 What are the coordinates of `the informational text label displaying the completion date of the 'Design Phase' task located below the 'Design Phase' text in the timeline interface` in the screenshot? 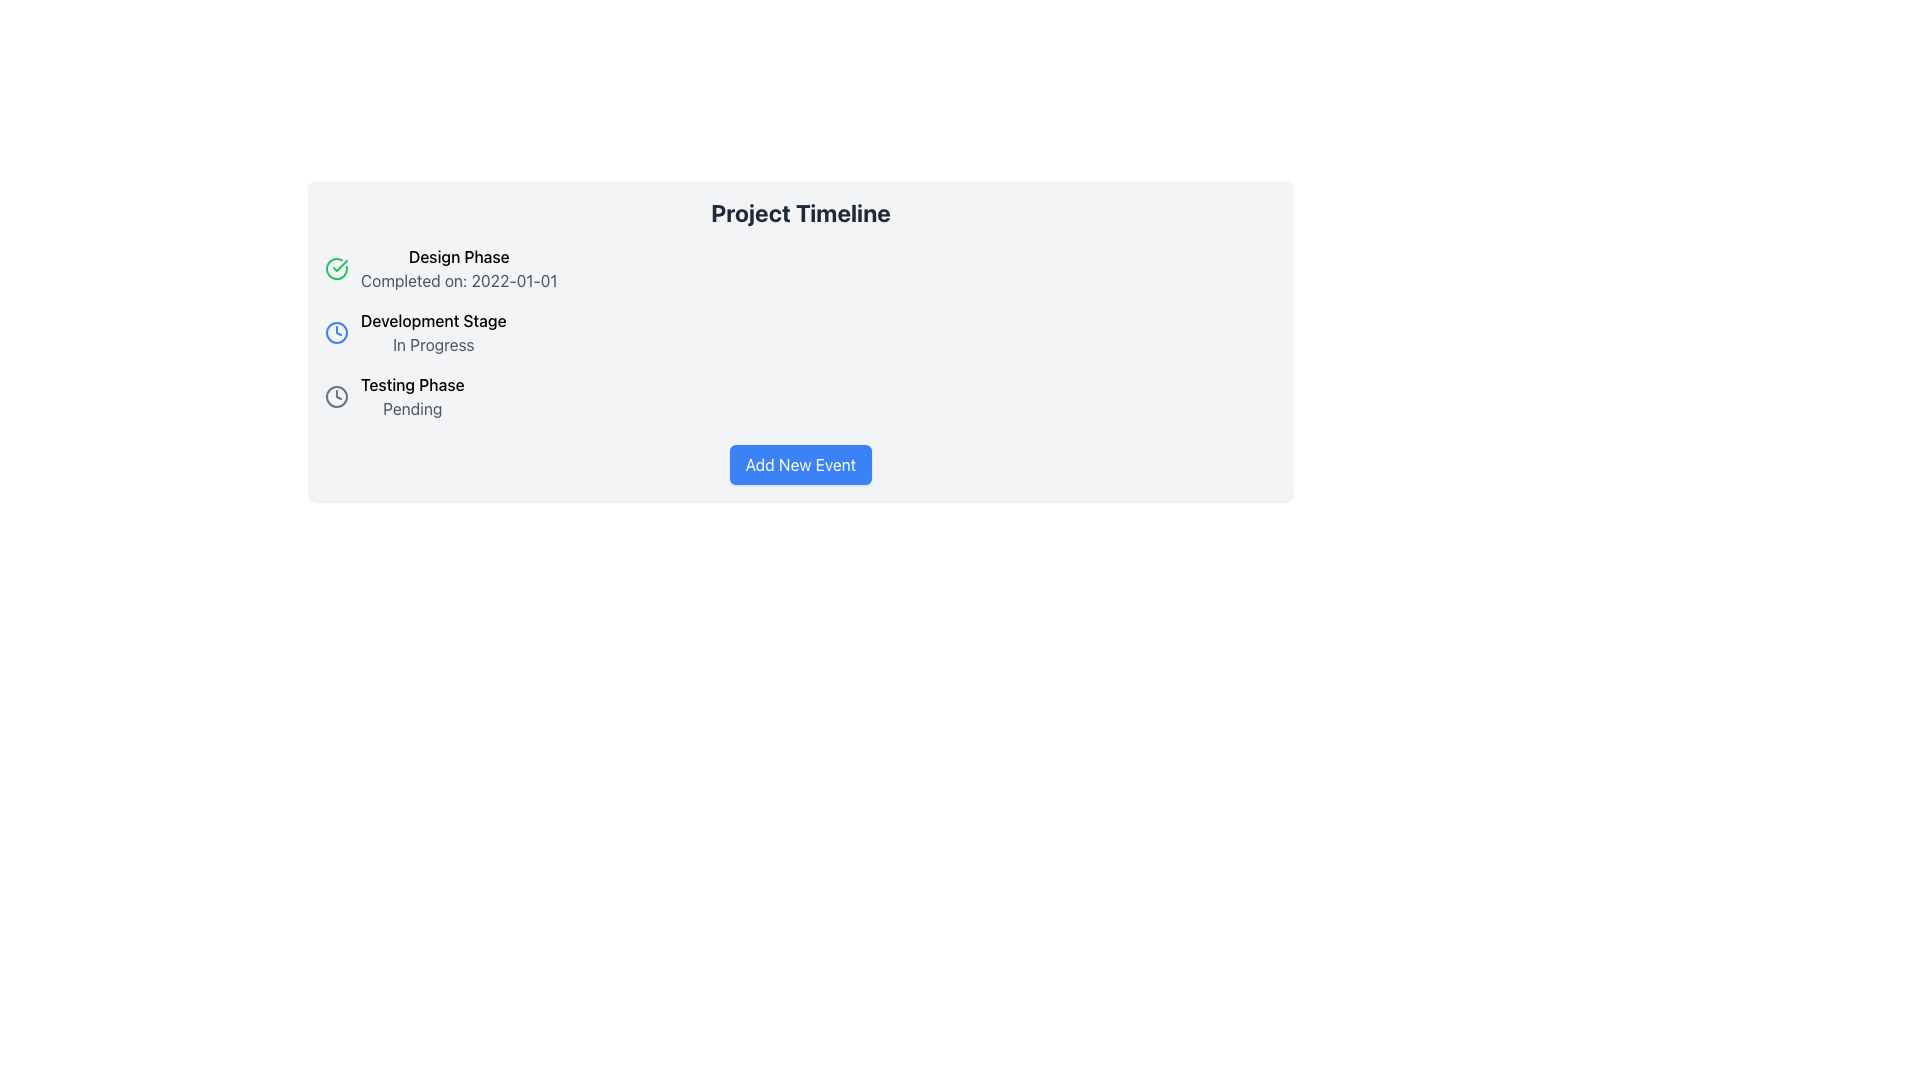 It's located at (458, 281).